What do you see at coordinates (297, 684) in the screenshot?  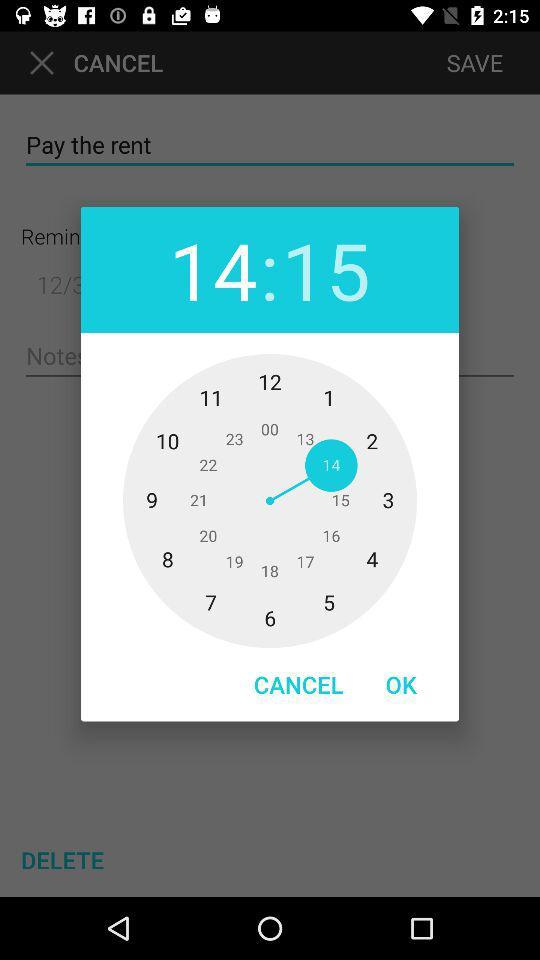 I see `item to the left of ok item` at bounding box center [297, 684].